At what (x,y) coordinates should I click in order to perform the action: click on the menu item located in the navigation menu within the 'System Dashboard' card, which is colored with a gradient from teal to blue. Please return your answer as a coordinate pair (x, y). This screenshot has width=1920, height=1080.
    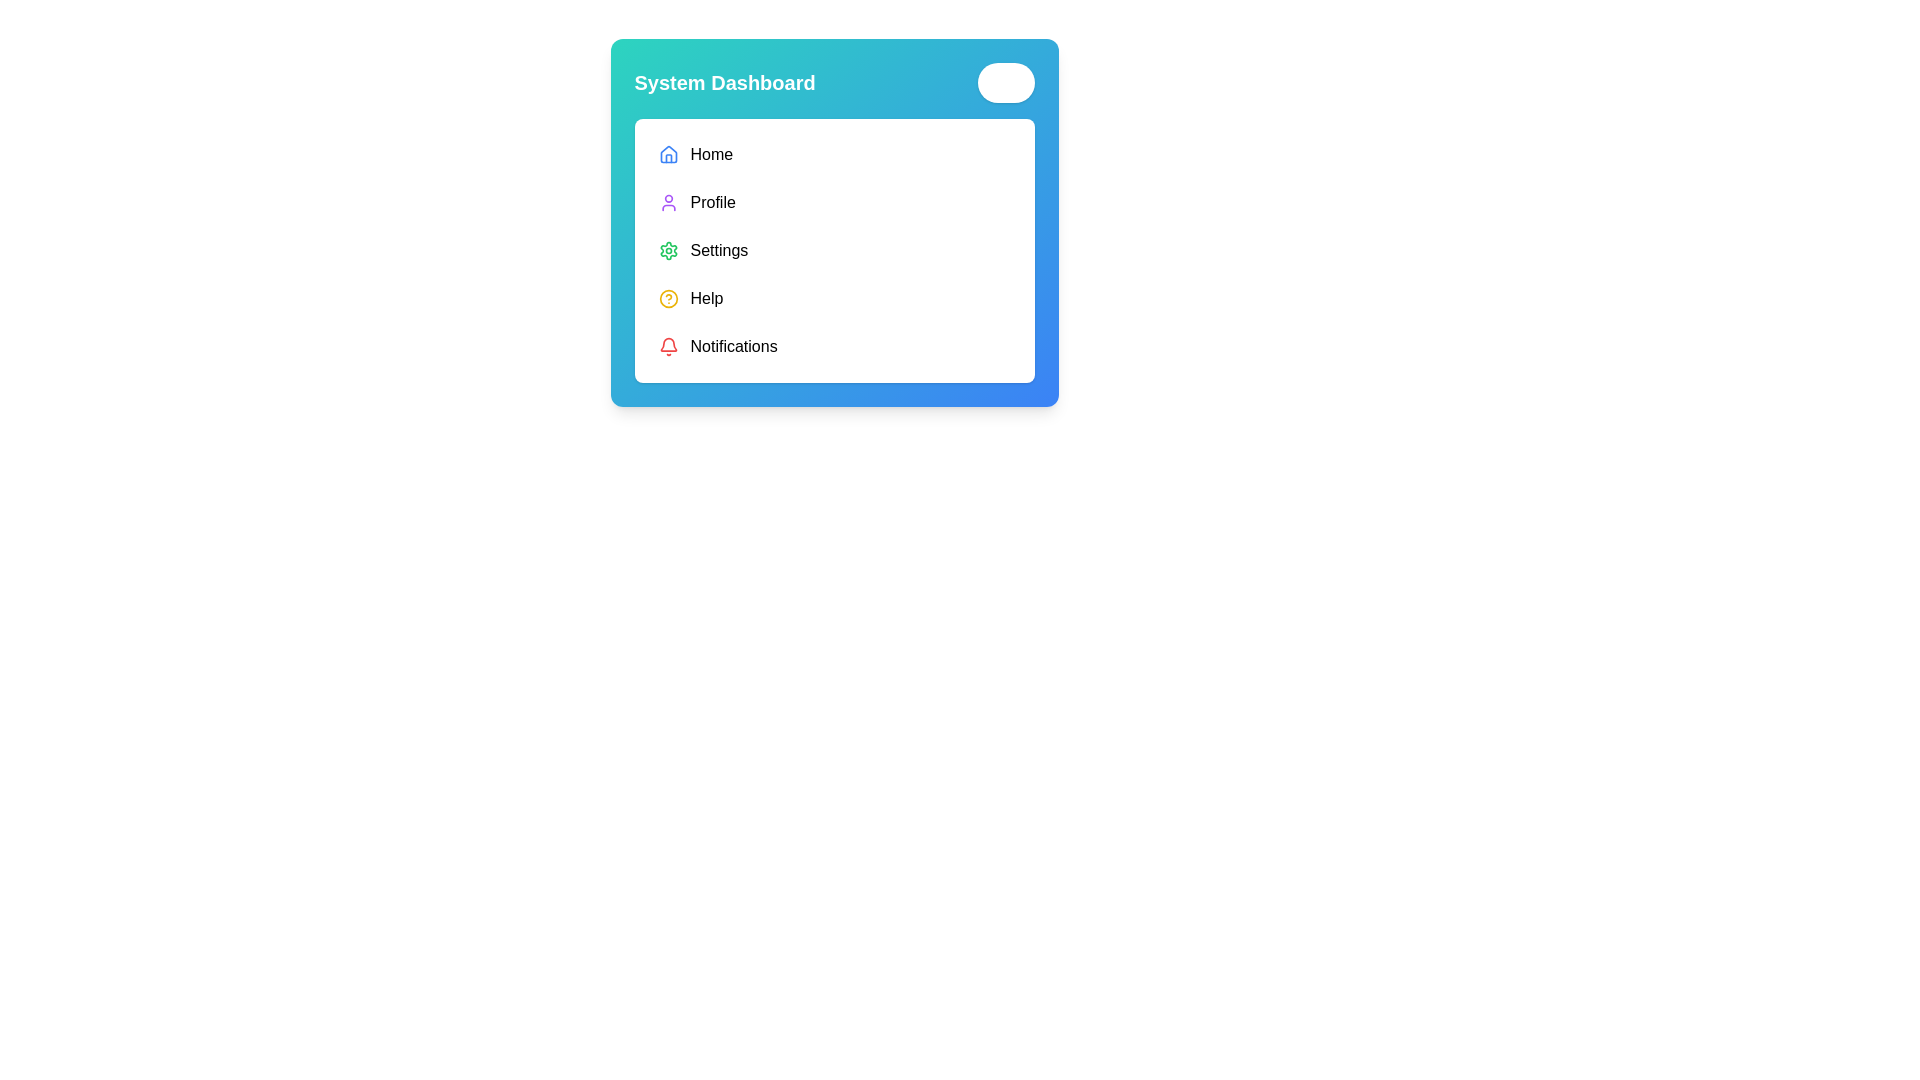
    Looking at the image, I should click on (834, 249).